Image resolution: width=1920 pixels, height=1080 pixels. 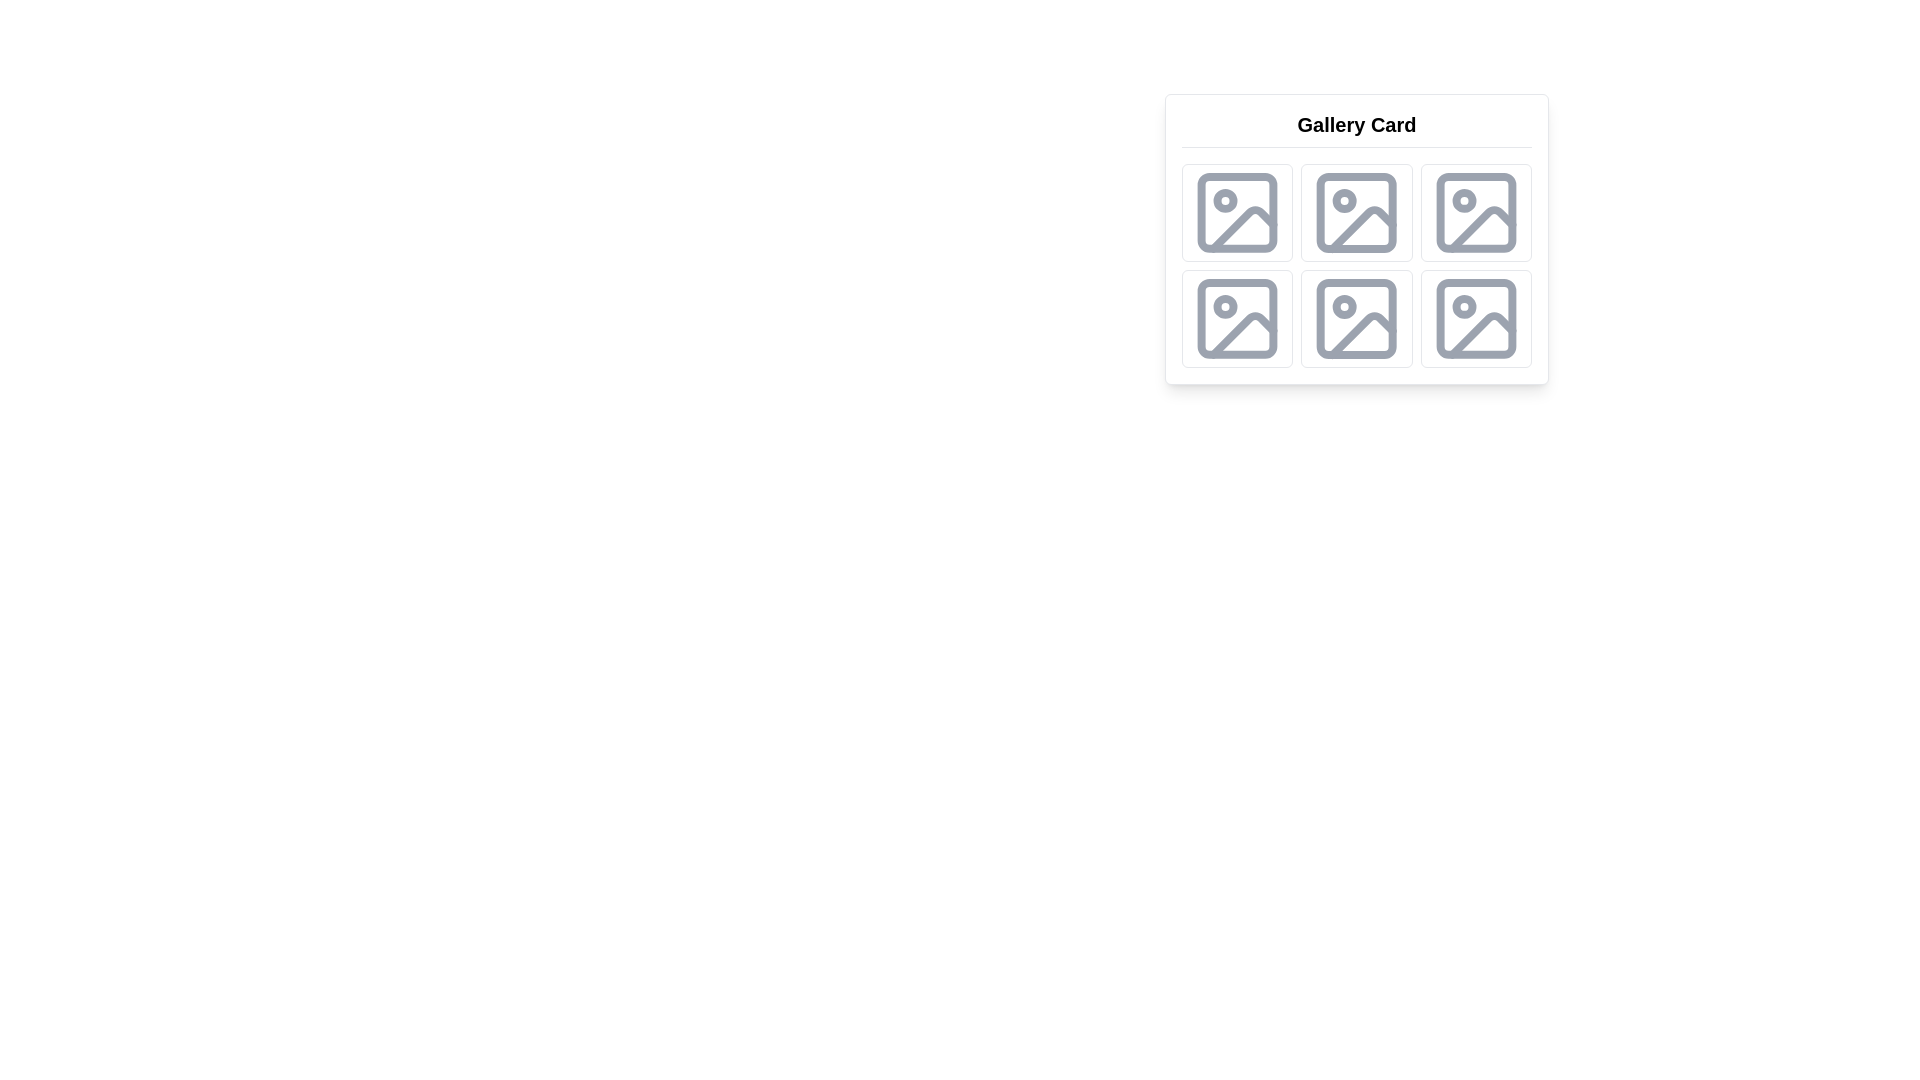 I want to click on the SVG icon representing a gallery placeholder located in the second row, middle column of the grid under 'Gallery Card', which has a caption 'Caption 2', so click(x=1357, y=212).